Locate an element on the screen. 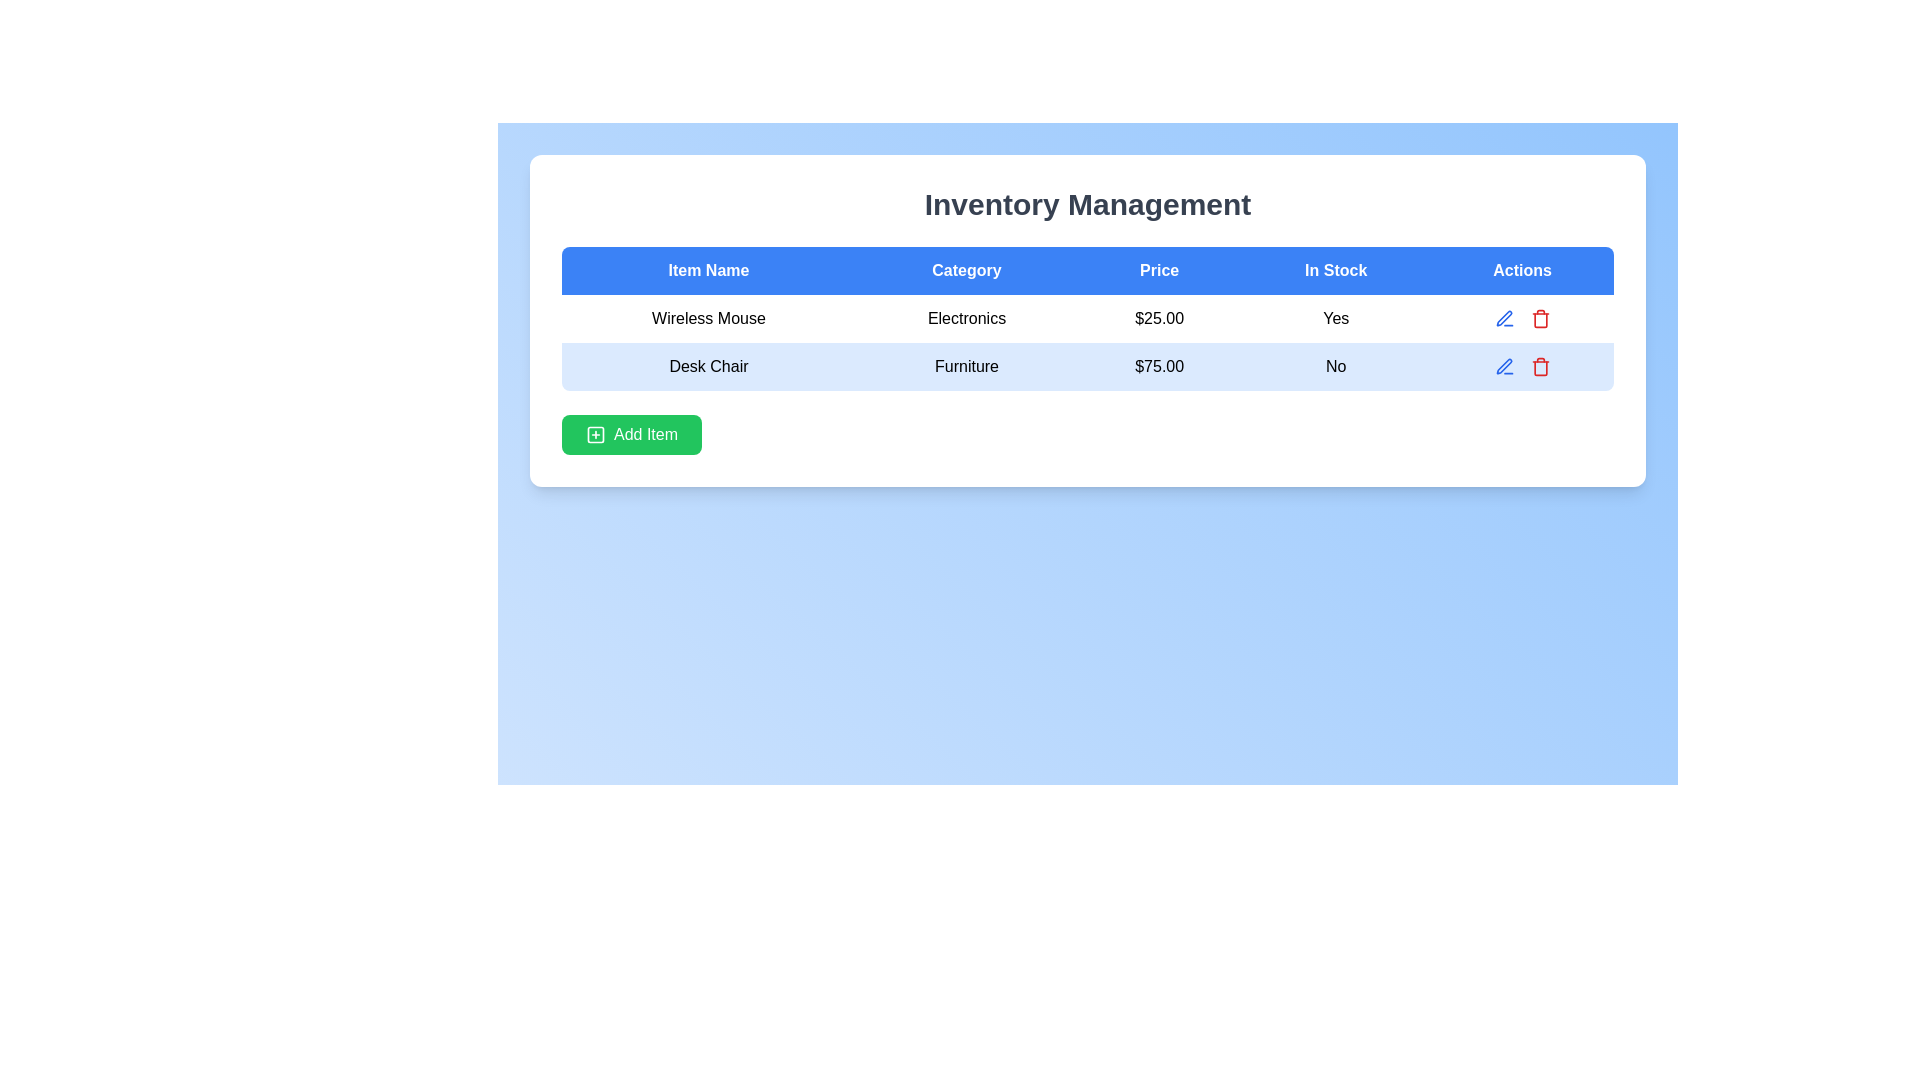  the text display element that shows 'Electronics' in the 'Category' column of the 'Wireless Mouse' row is located at coordinates (966, 318).